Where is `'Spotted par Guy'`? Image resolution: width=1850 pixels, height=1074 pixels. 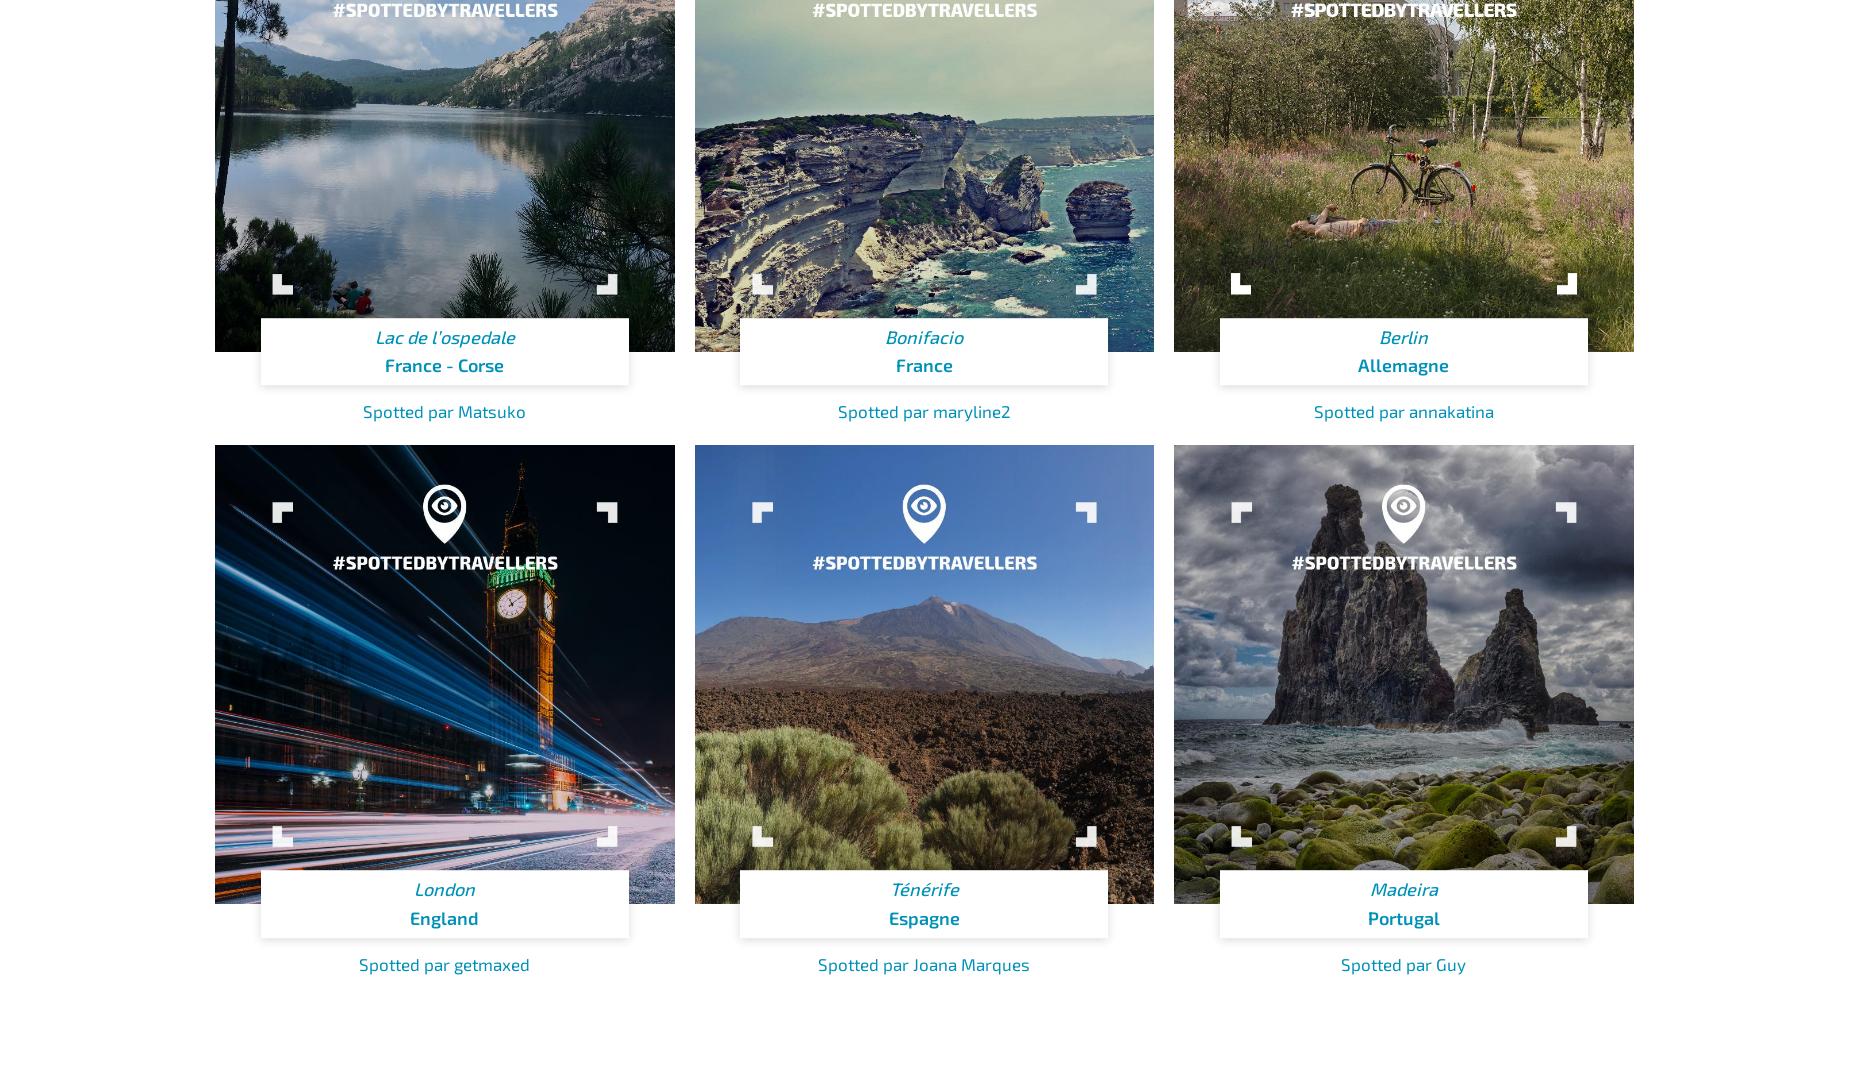
'Spotted par Guy' is located at coordinates (1403, 962).